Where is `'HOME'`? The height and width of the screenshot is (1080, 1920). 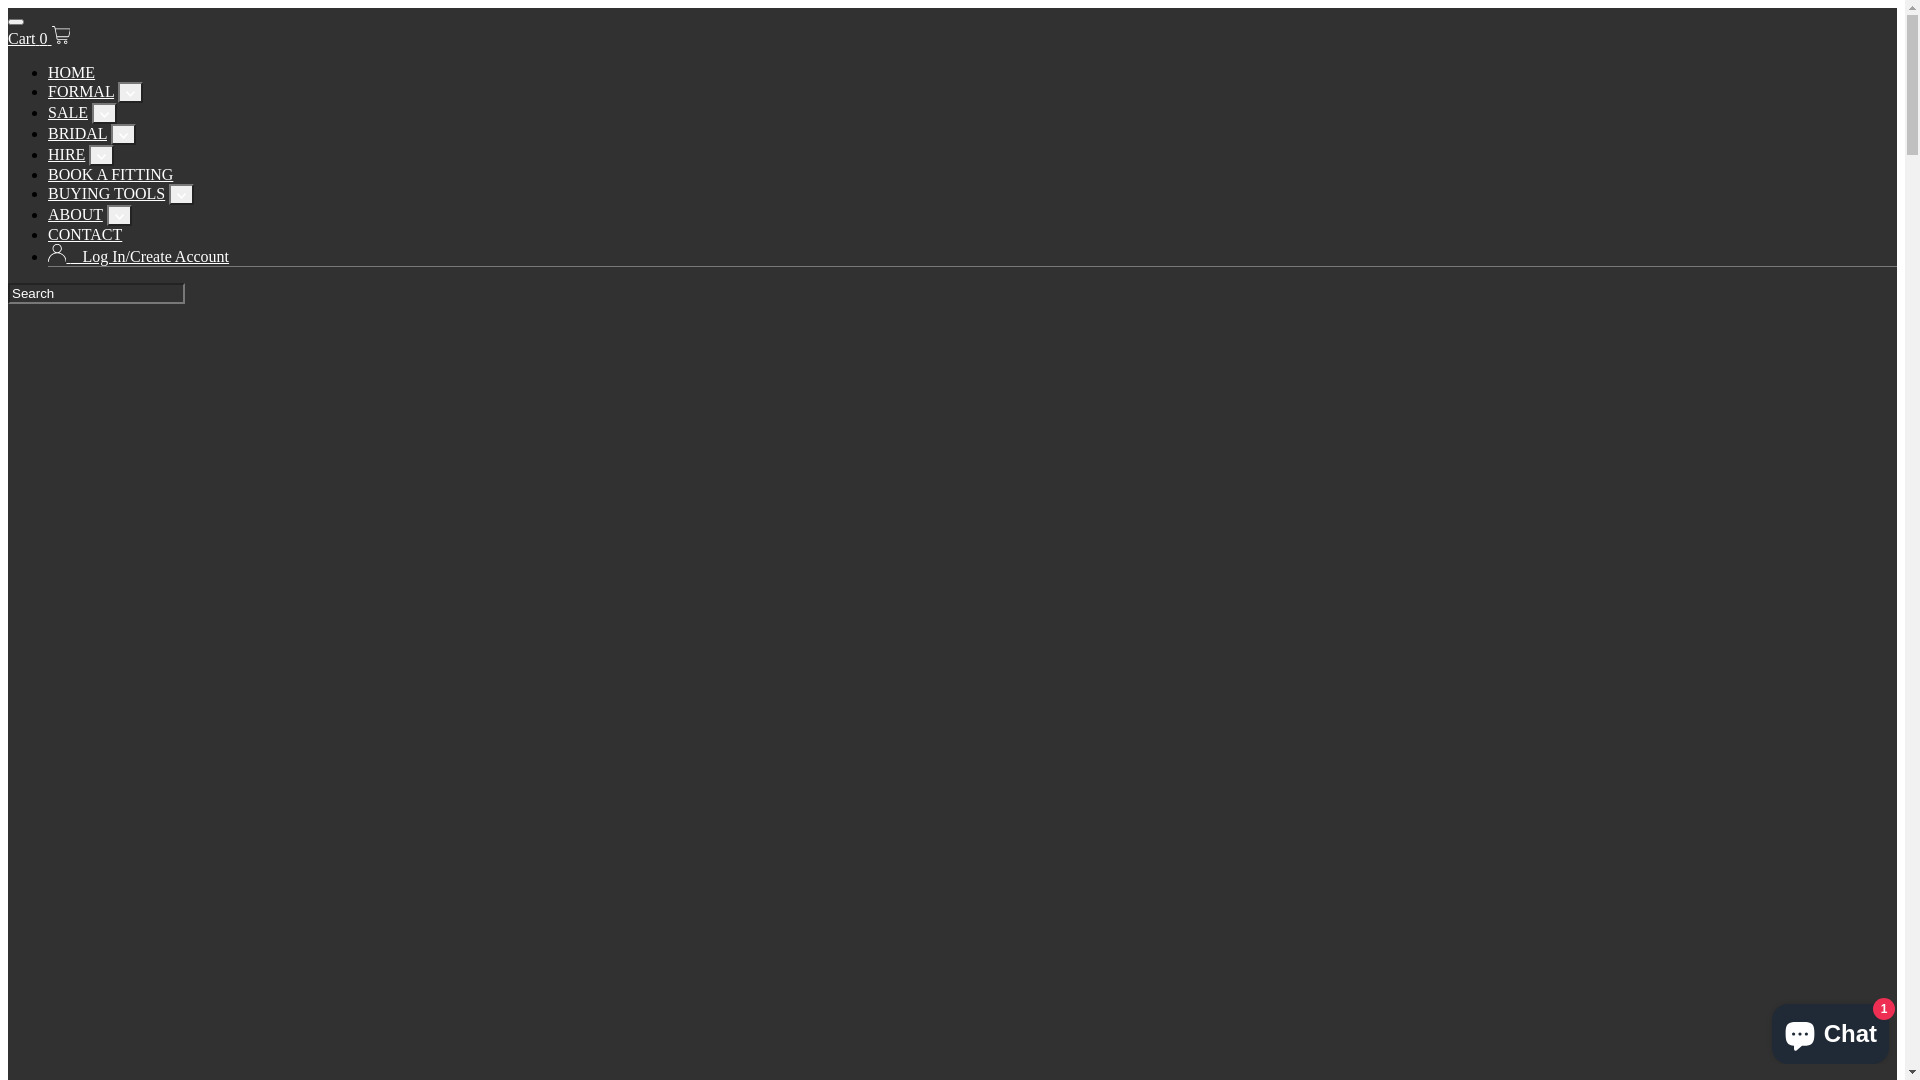
'HOME' is located at coordinates (71, 71).